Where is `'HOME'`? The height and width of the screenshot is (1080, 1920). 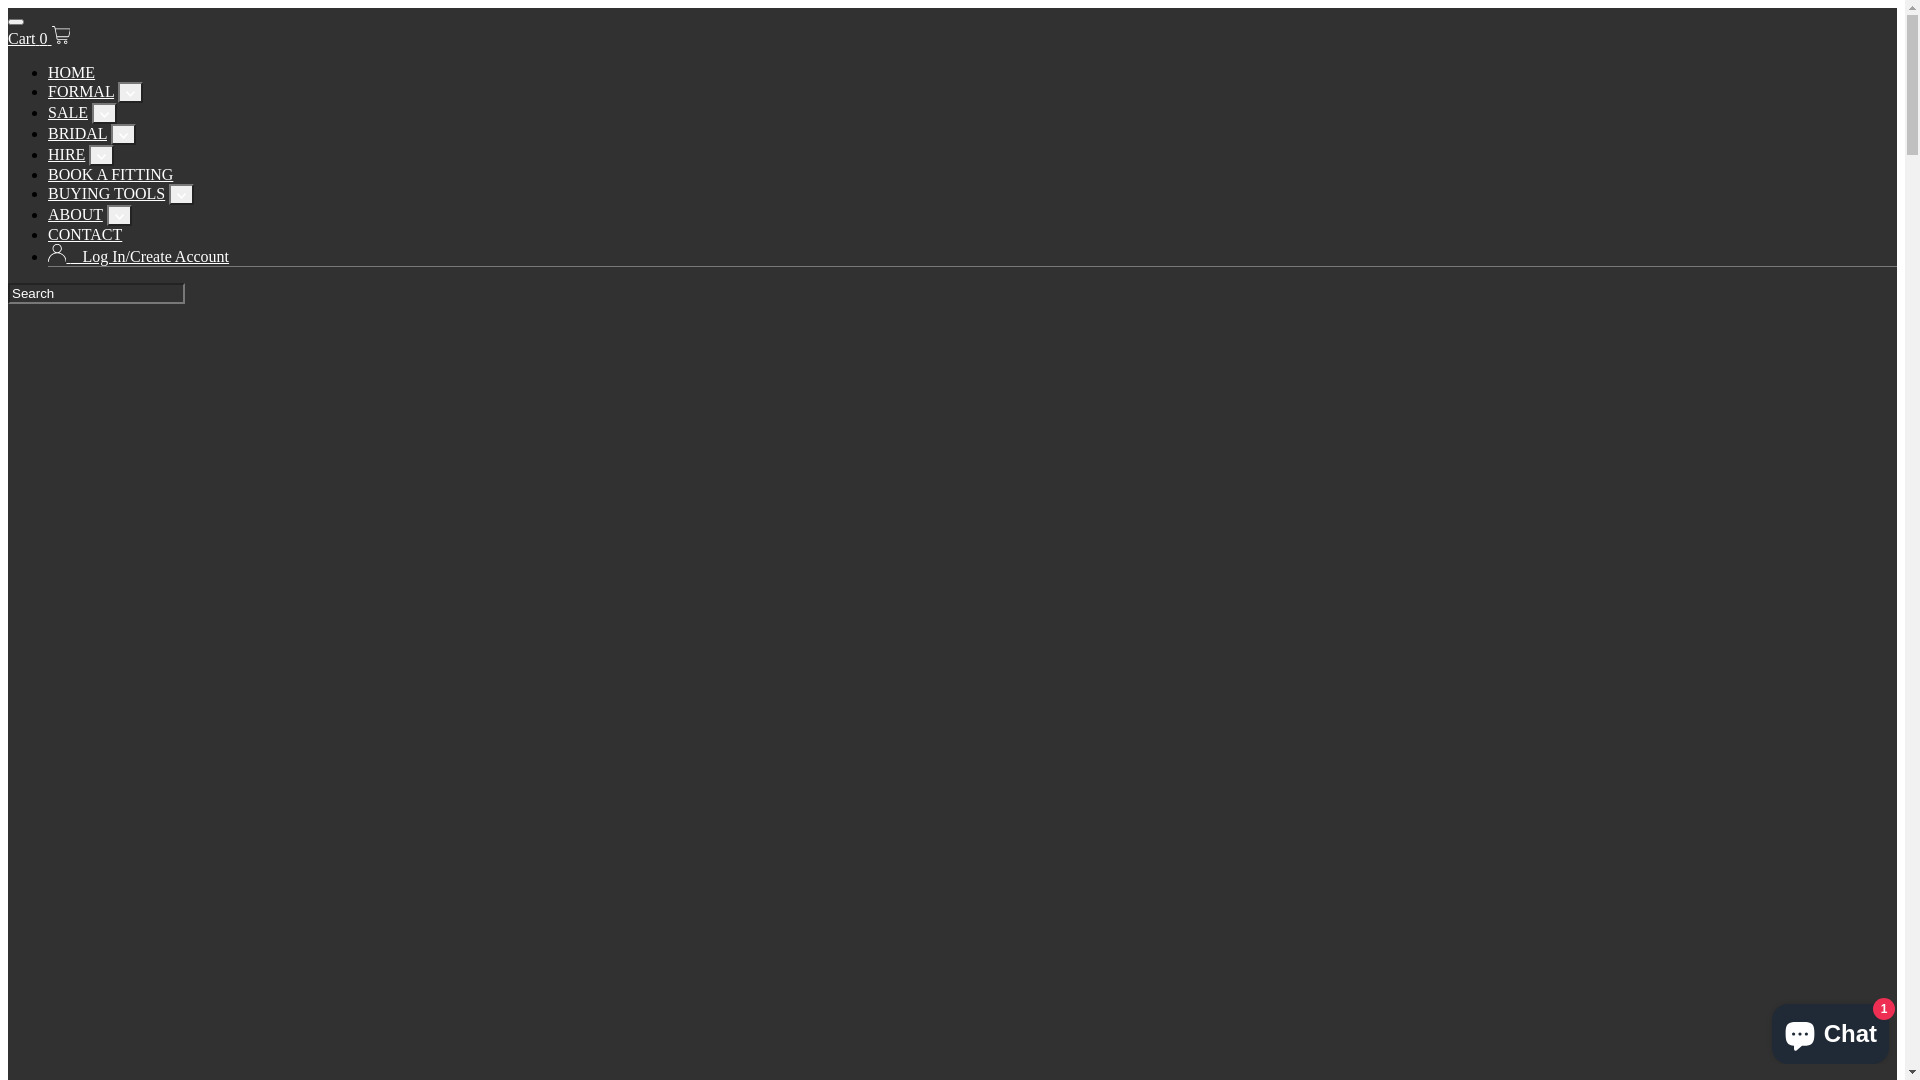
'HOME' is located at coordinates (71, 71).